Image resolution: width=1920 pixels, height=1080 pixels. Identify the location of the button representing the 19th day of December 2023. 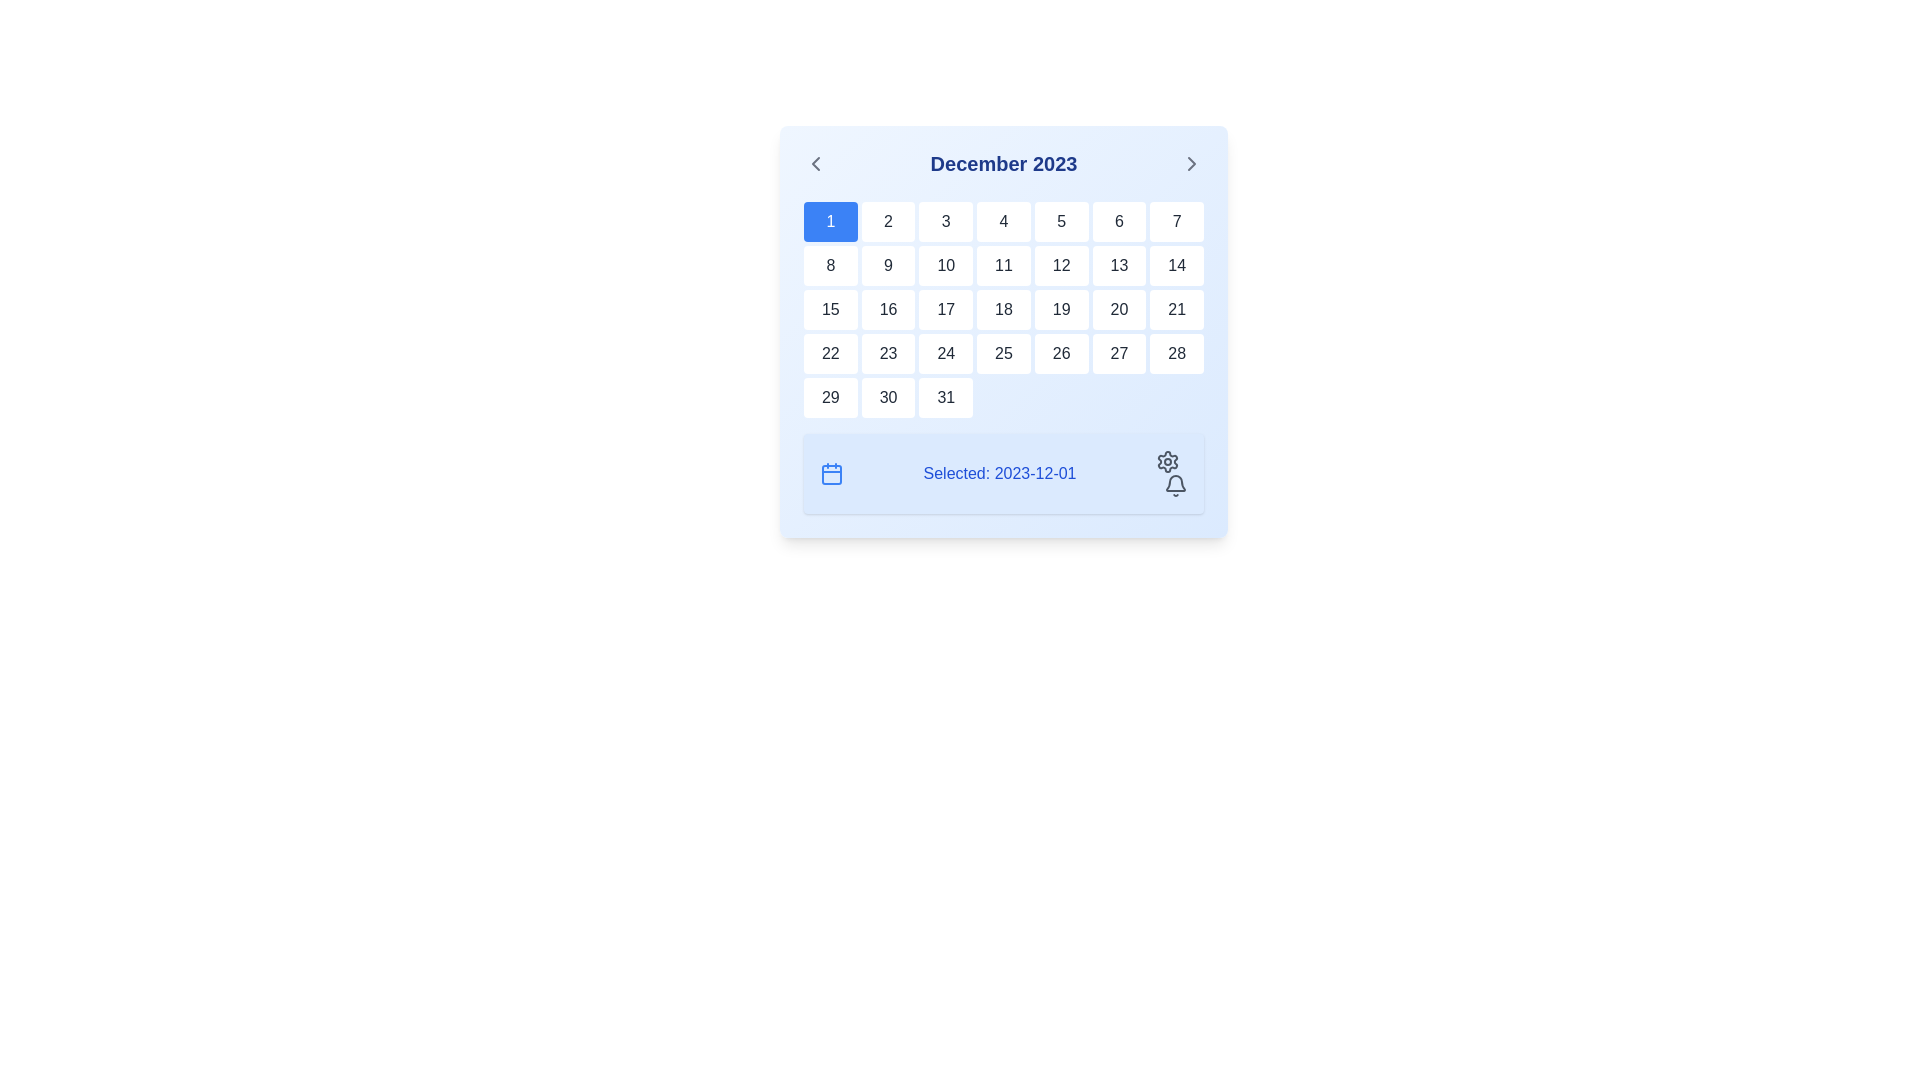
(1060, 309).